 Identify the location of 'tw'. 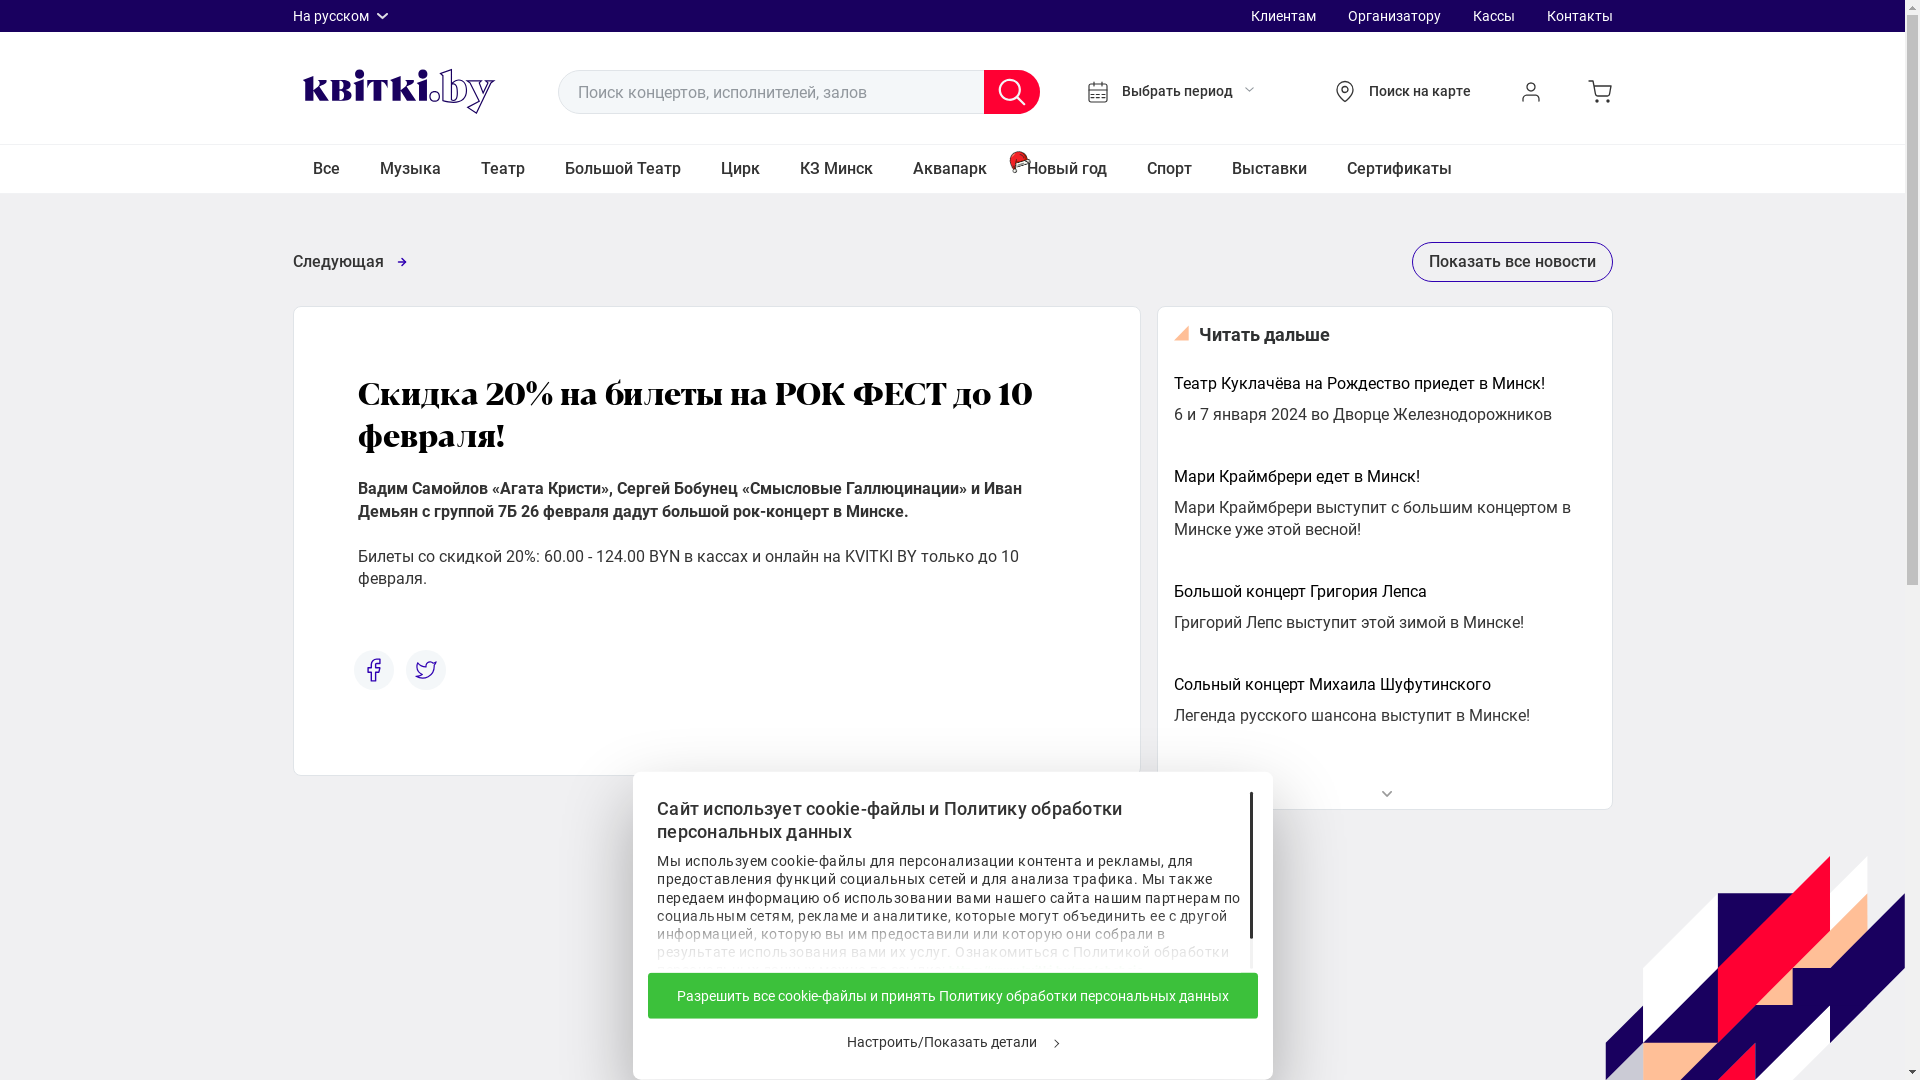
(425, 670).